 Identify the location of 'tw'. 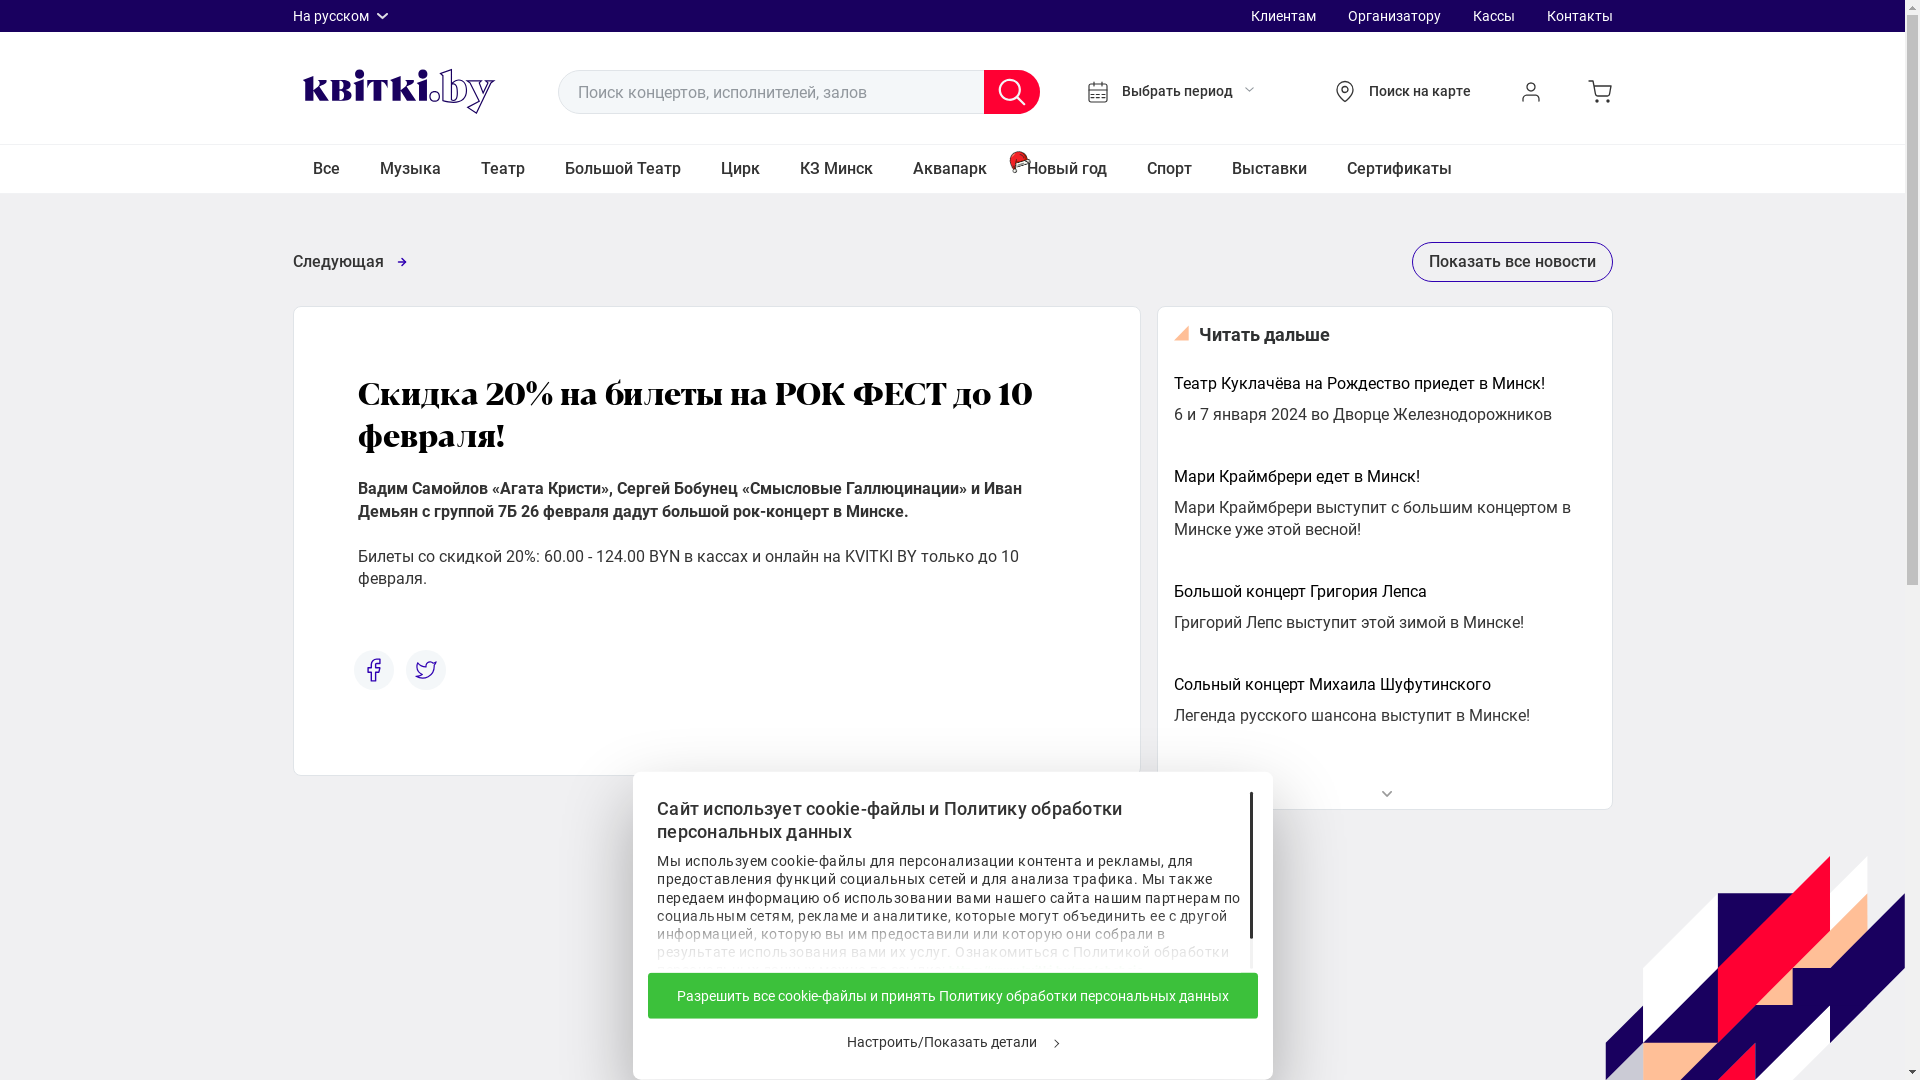
(425, 670).